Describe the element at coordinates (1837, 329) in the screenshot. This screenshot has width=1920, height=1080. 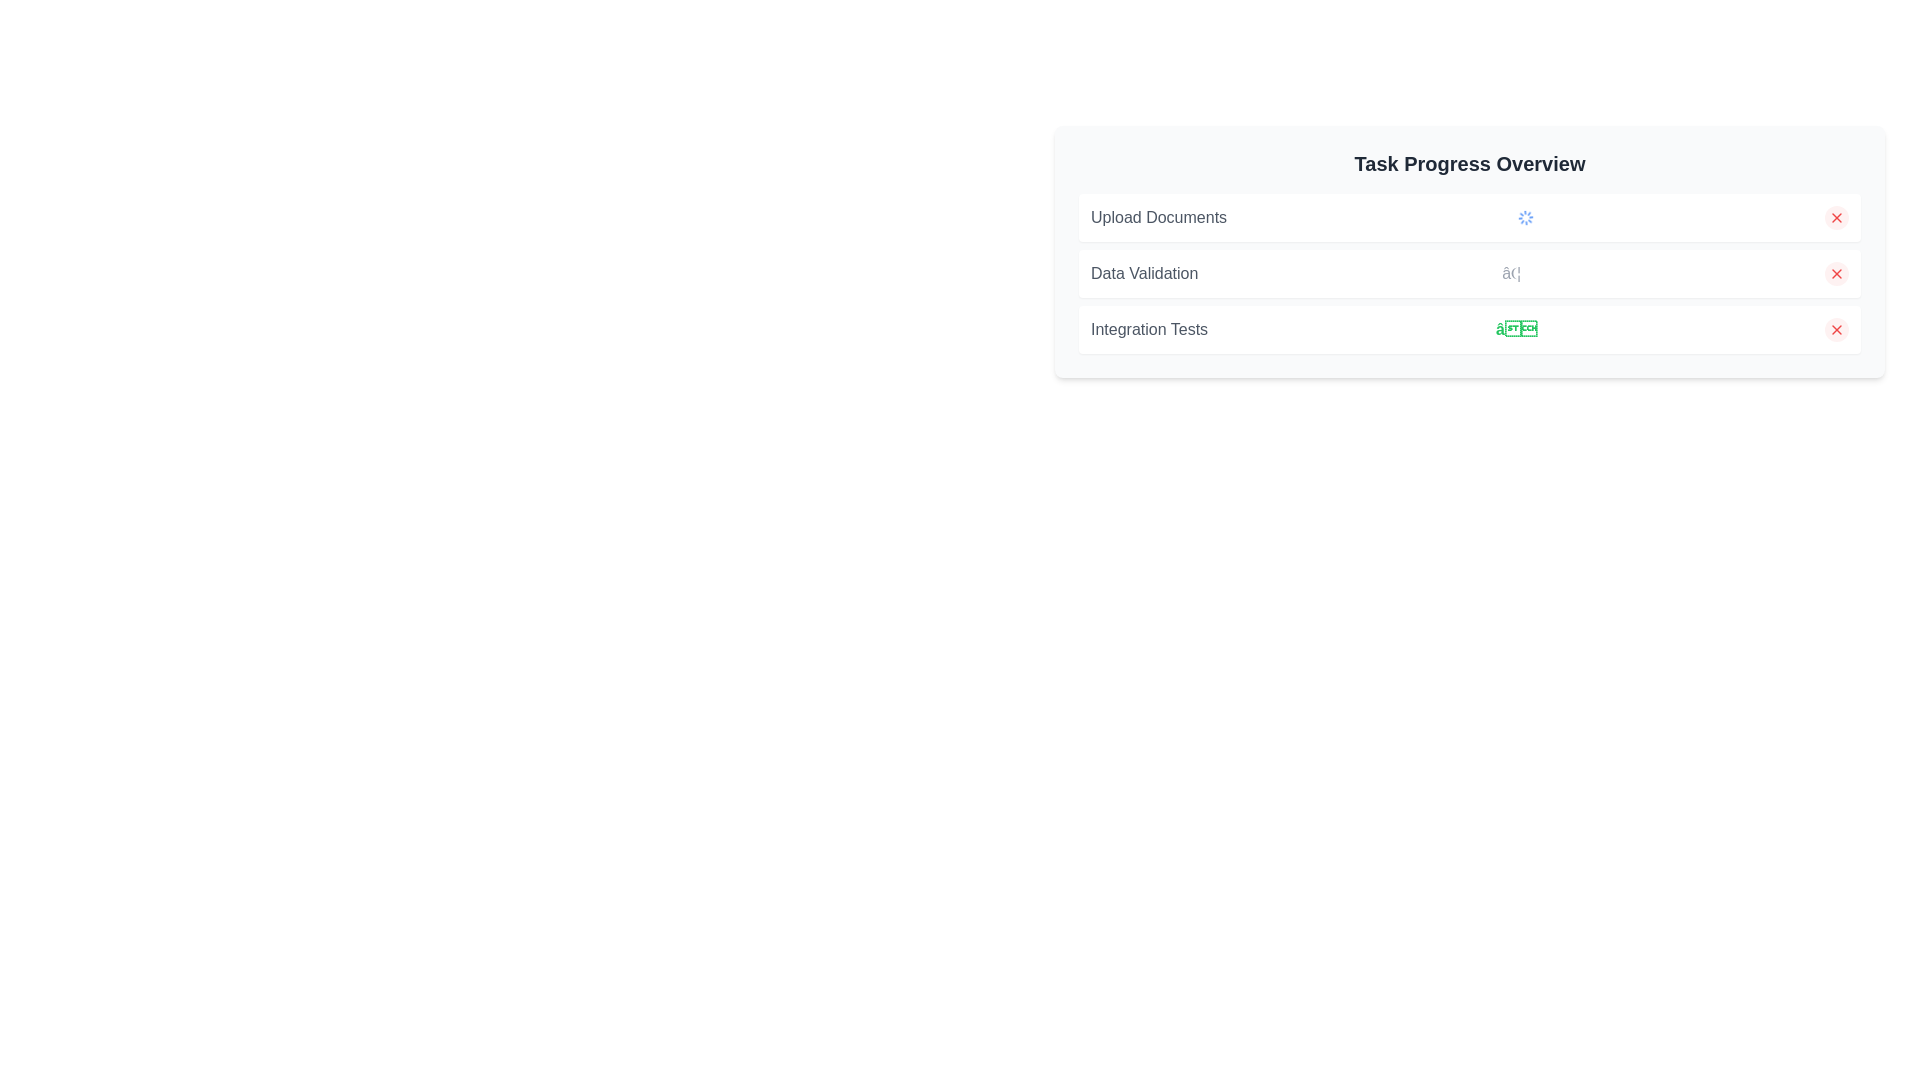
I see `the close/error indicator icon located at the top-right corner of the 'Task Progress Overview' panel, at the end of the 'Integration Tests' row` at that location.